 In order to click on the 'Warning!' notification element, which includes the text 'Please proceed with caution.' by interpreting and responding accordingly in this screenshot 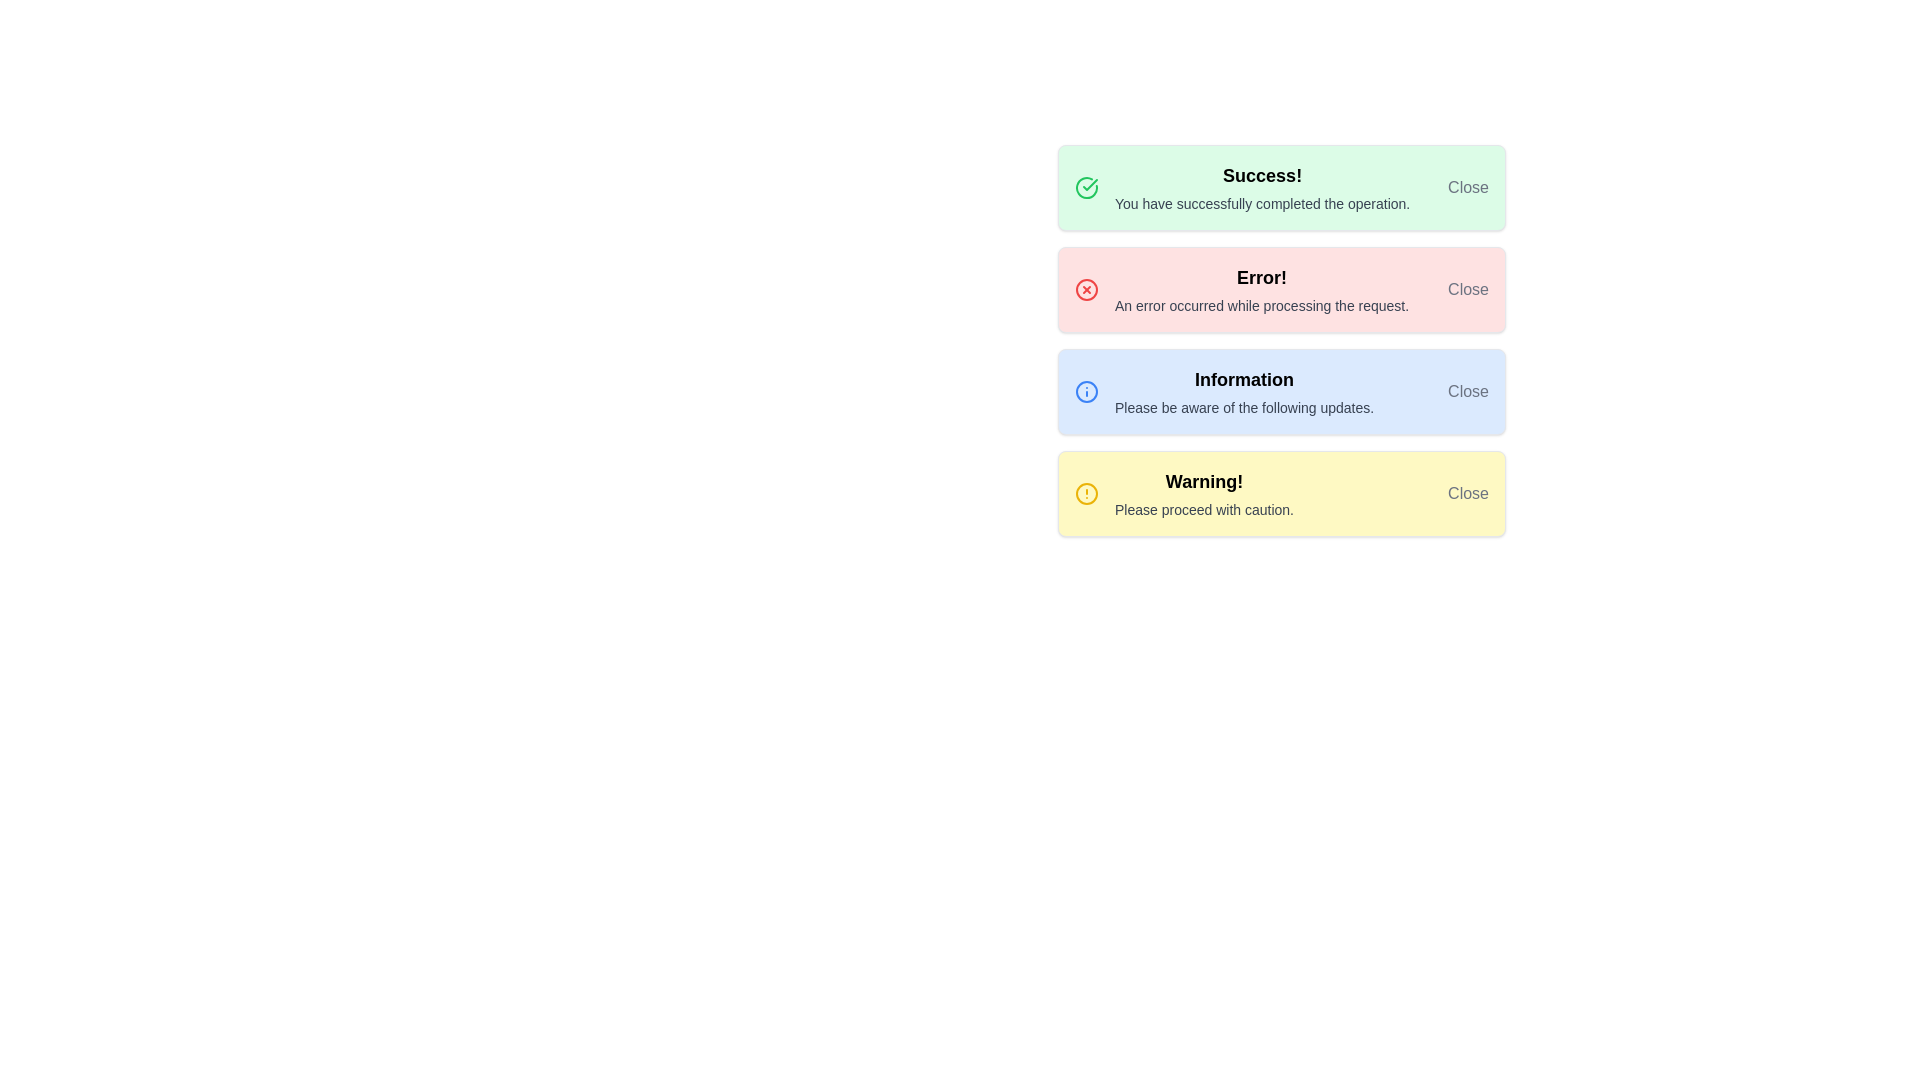, I will do `click(1203, 493)`.